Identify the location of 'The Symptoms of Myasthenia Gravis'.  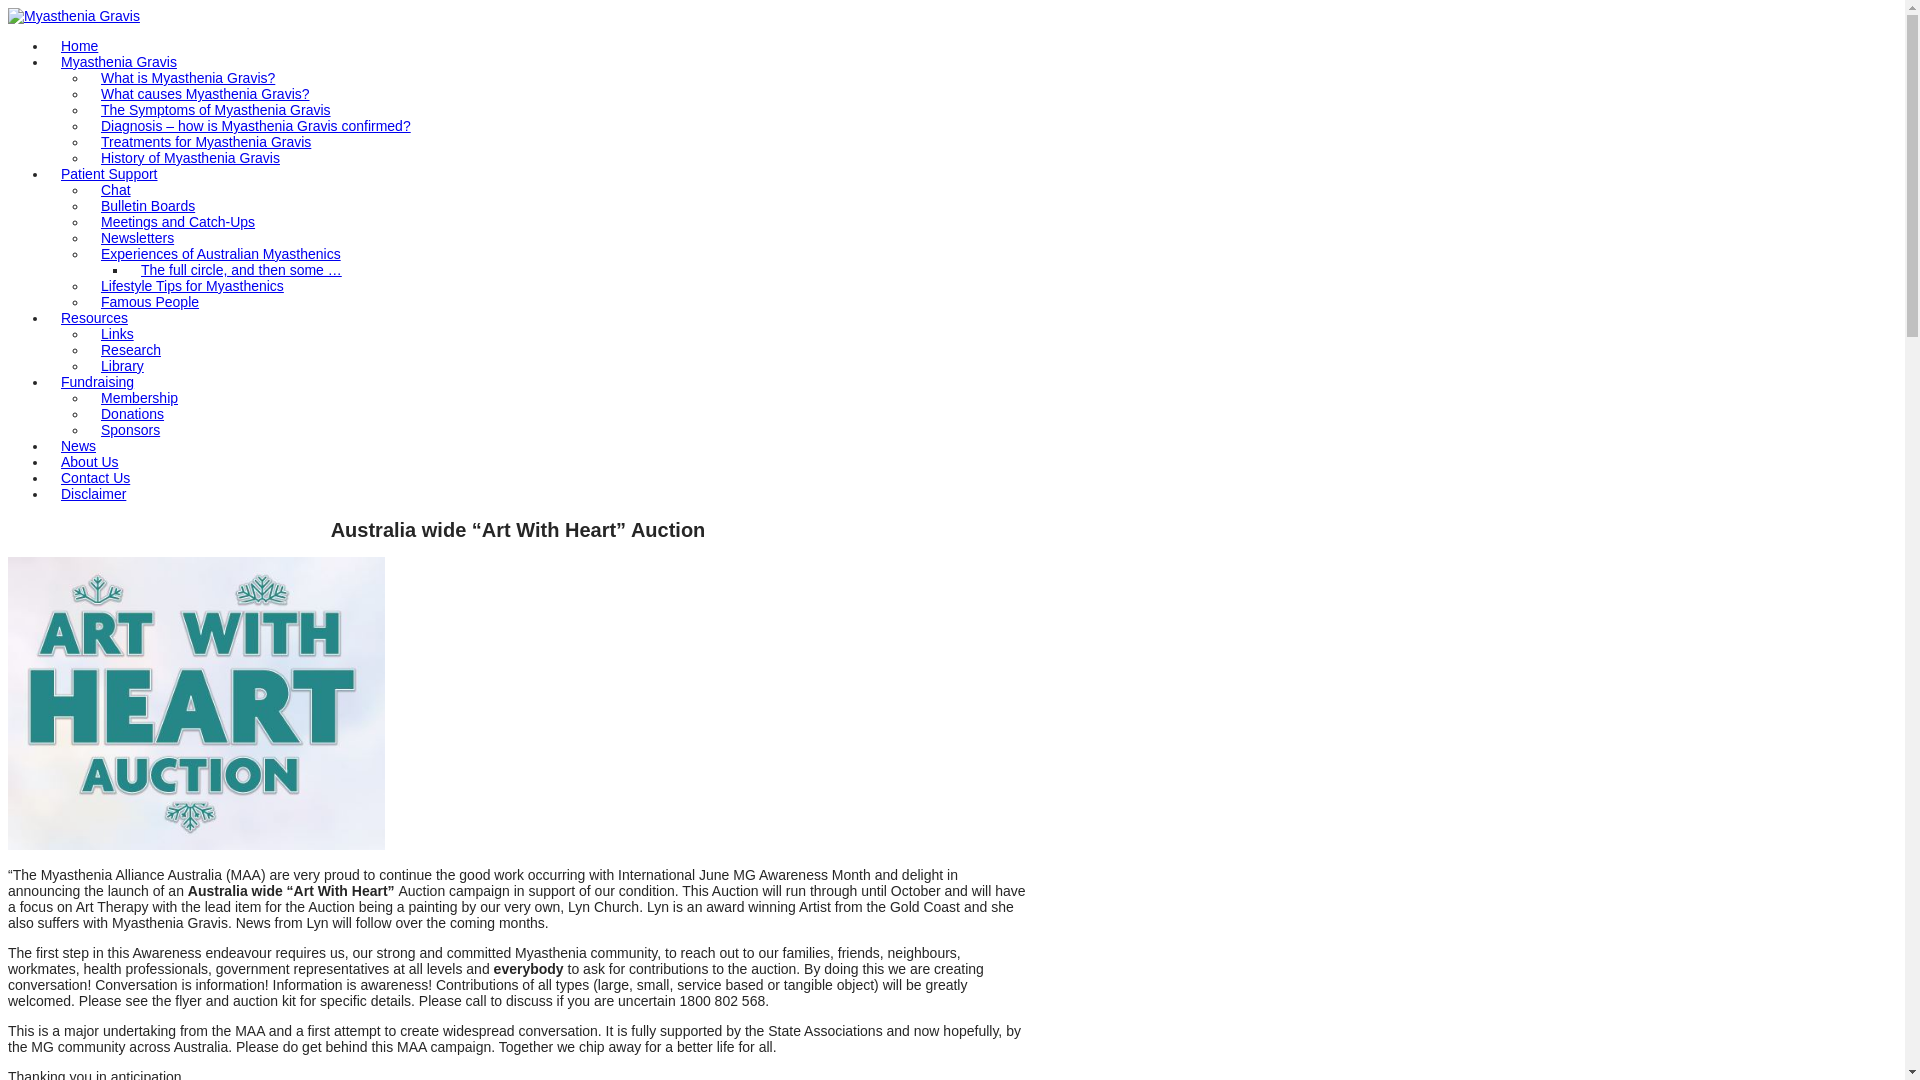
(216, 110).